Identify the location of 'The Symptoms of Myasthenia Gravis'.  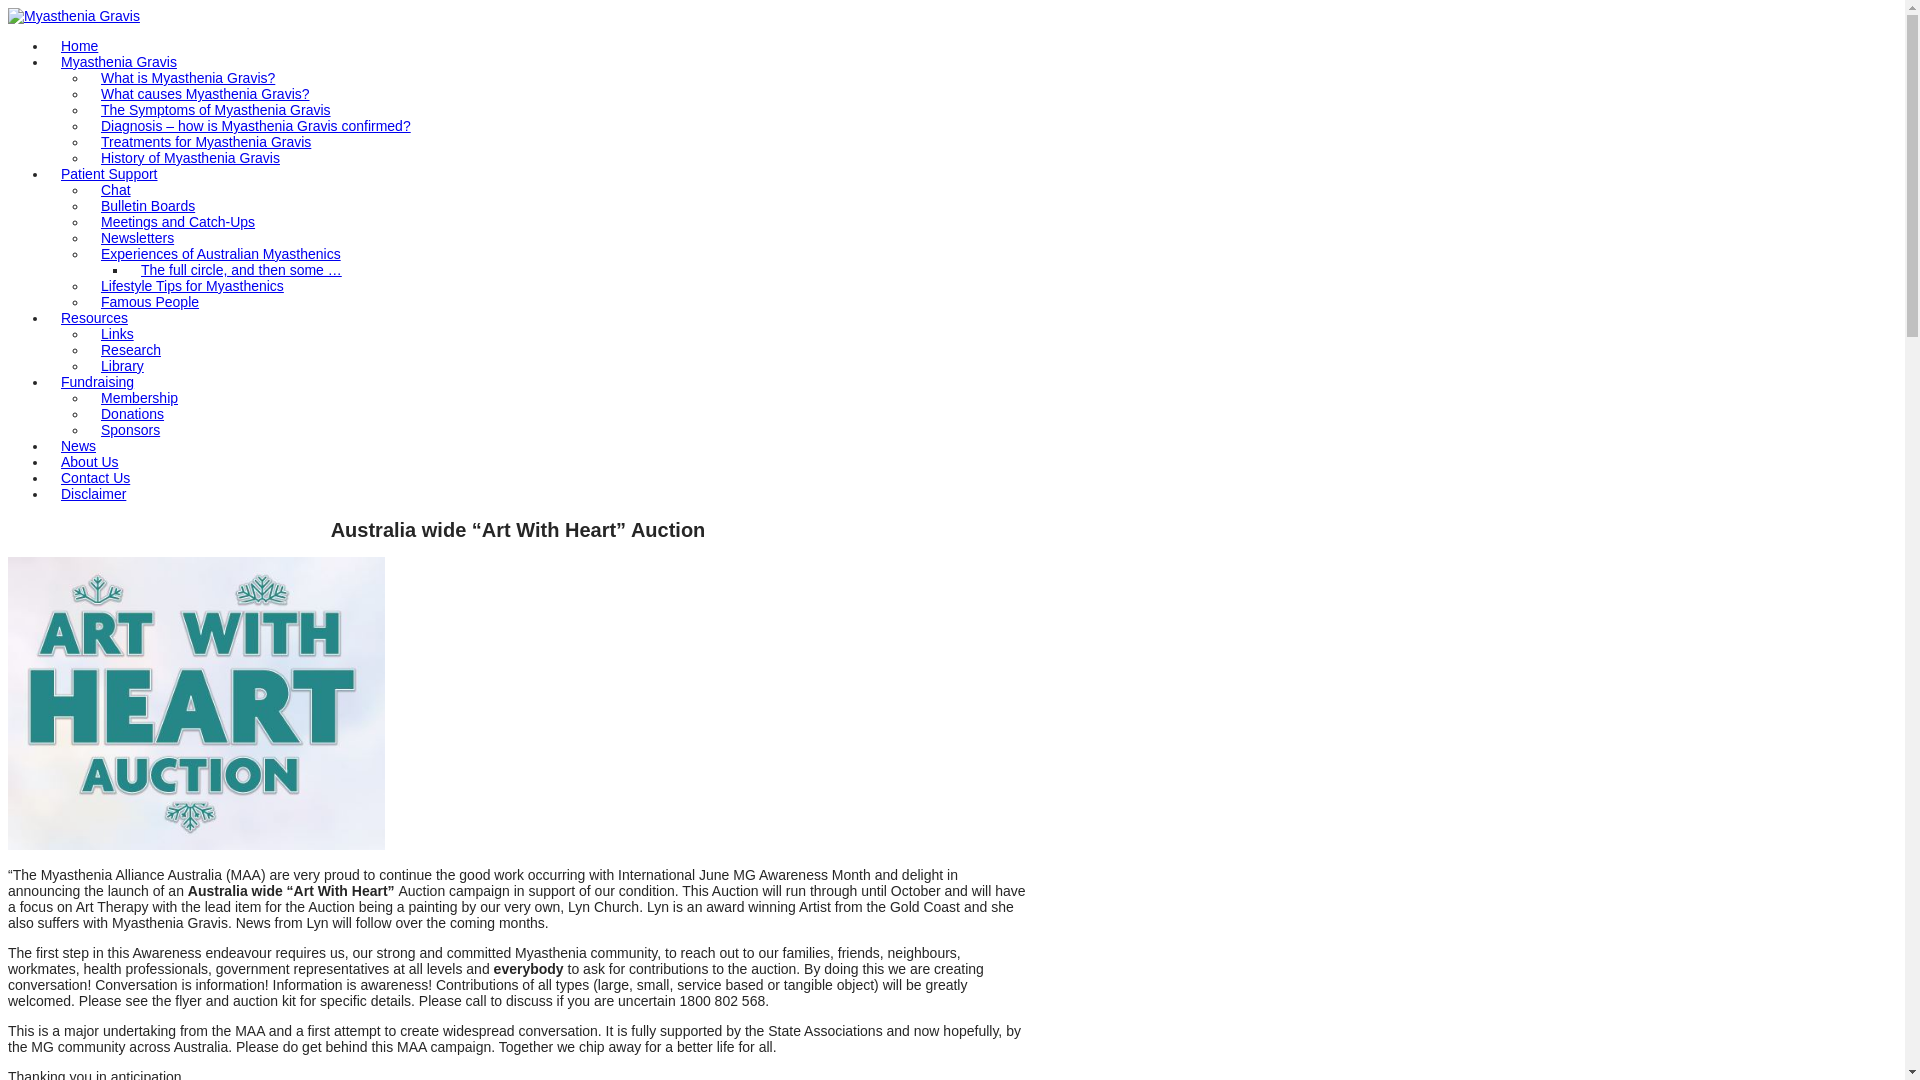
(216, 110).